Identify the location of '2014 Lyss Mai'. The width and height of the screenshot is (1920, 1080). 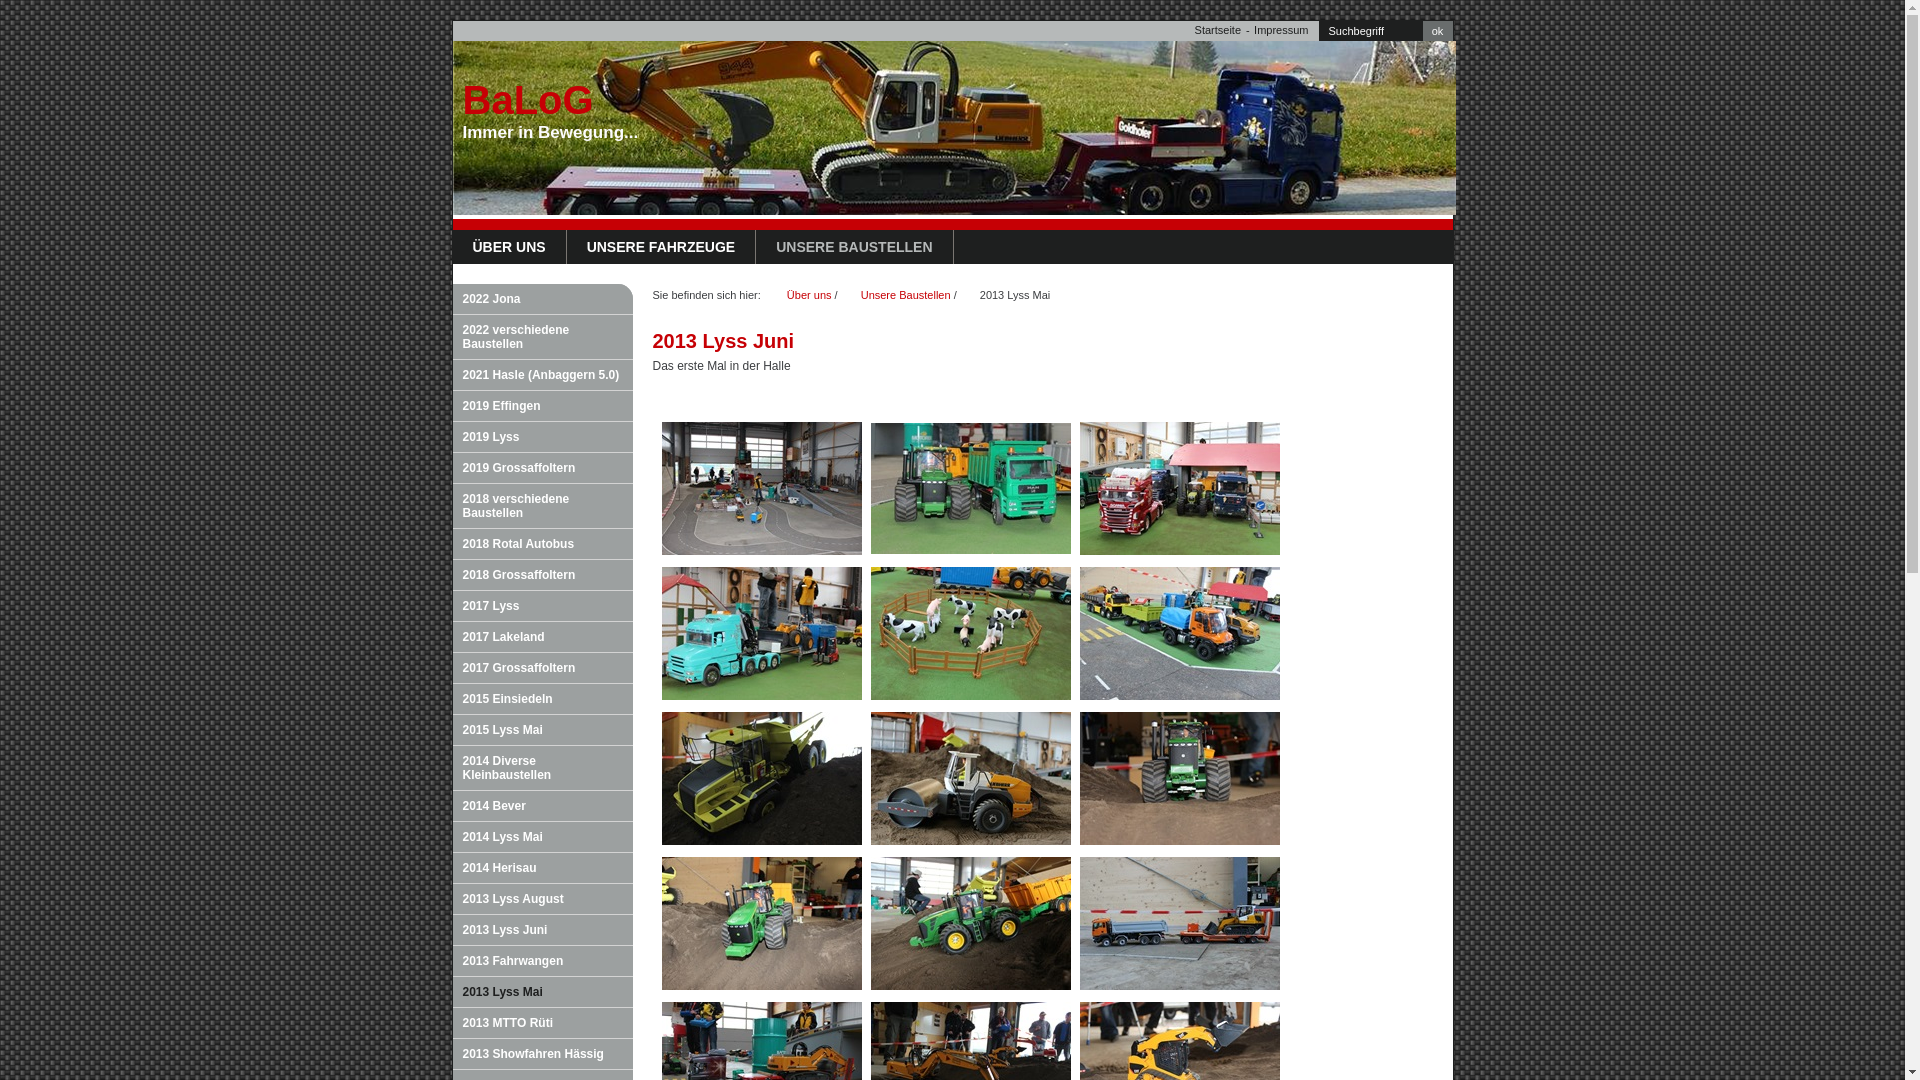
(542, 837).